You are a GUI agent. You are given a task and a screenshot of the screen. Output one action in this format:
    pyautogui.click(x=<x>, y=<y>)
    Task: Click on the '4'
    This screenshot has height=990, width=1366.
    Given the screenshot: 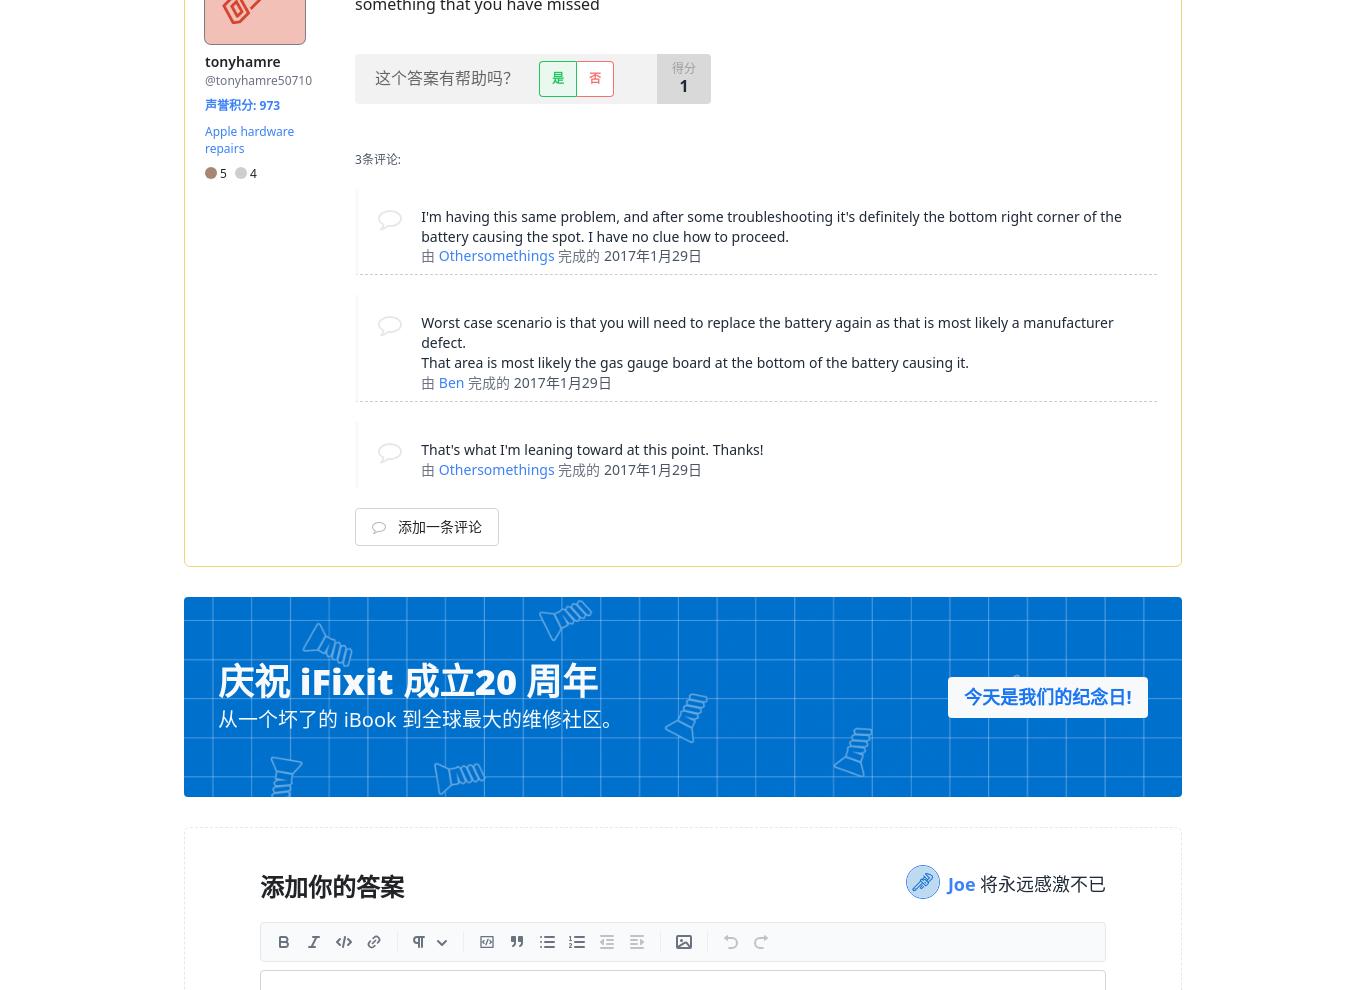 What is the action you would take?
    pyautogui.click(x=246, y=172)
    